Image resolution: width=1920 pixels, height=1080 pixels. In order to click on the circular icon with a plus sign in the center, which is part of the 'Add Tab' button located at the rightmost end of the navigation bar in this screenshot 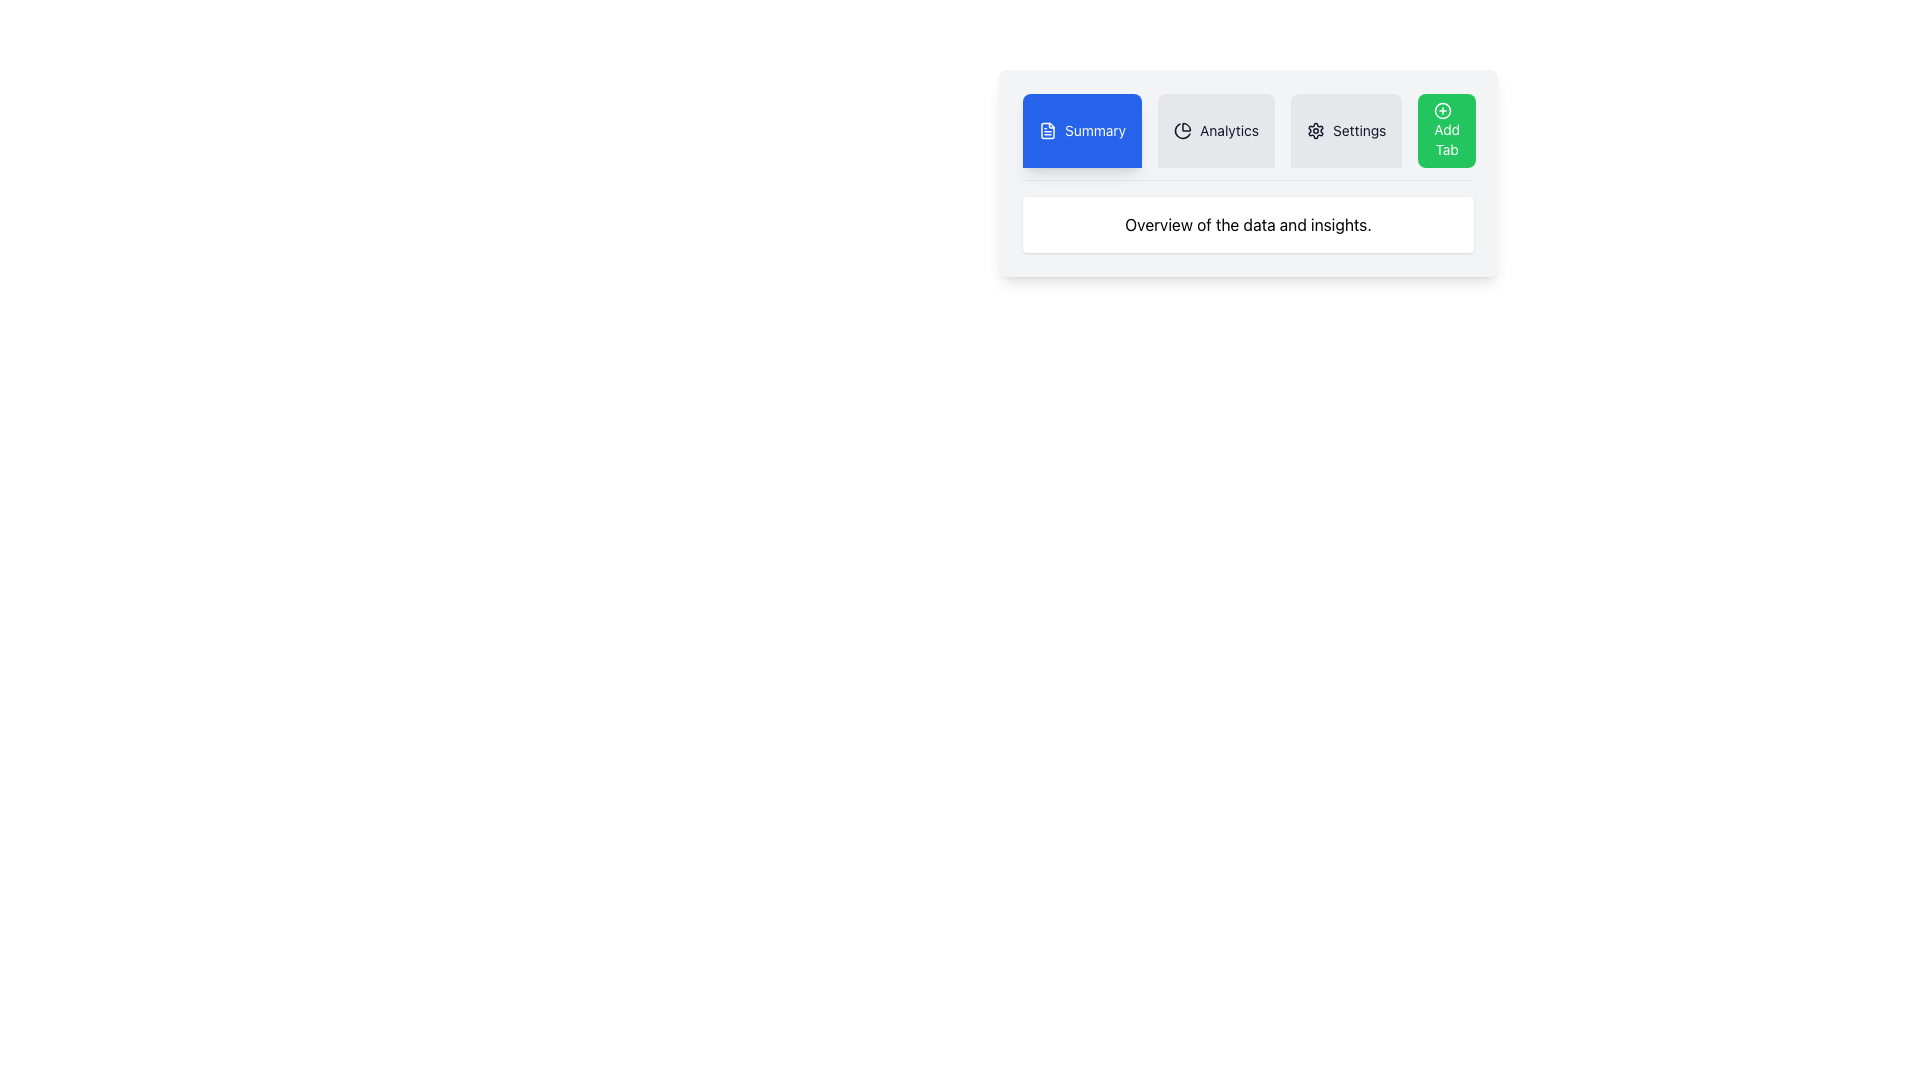, I will do `click(1443, 111)`.